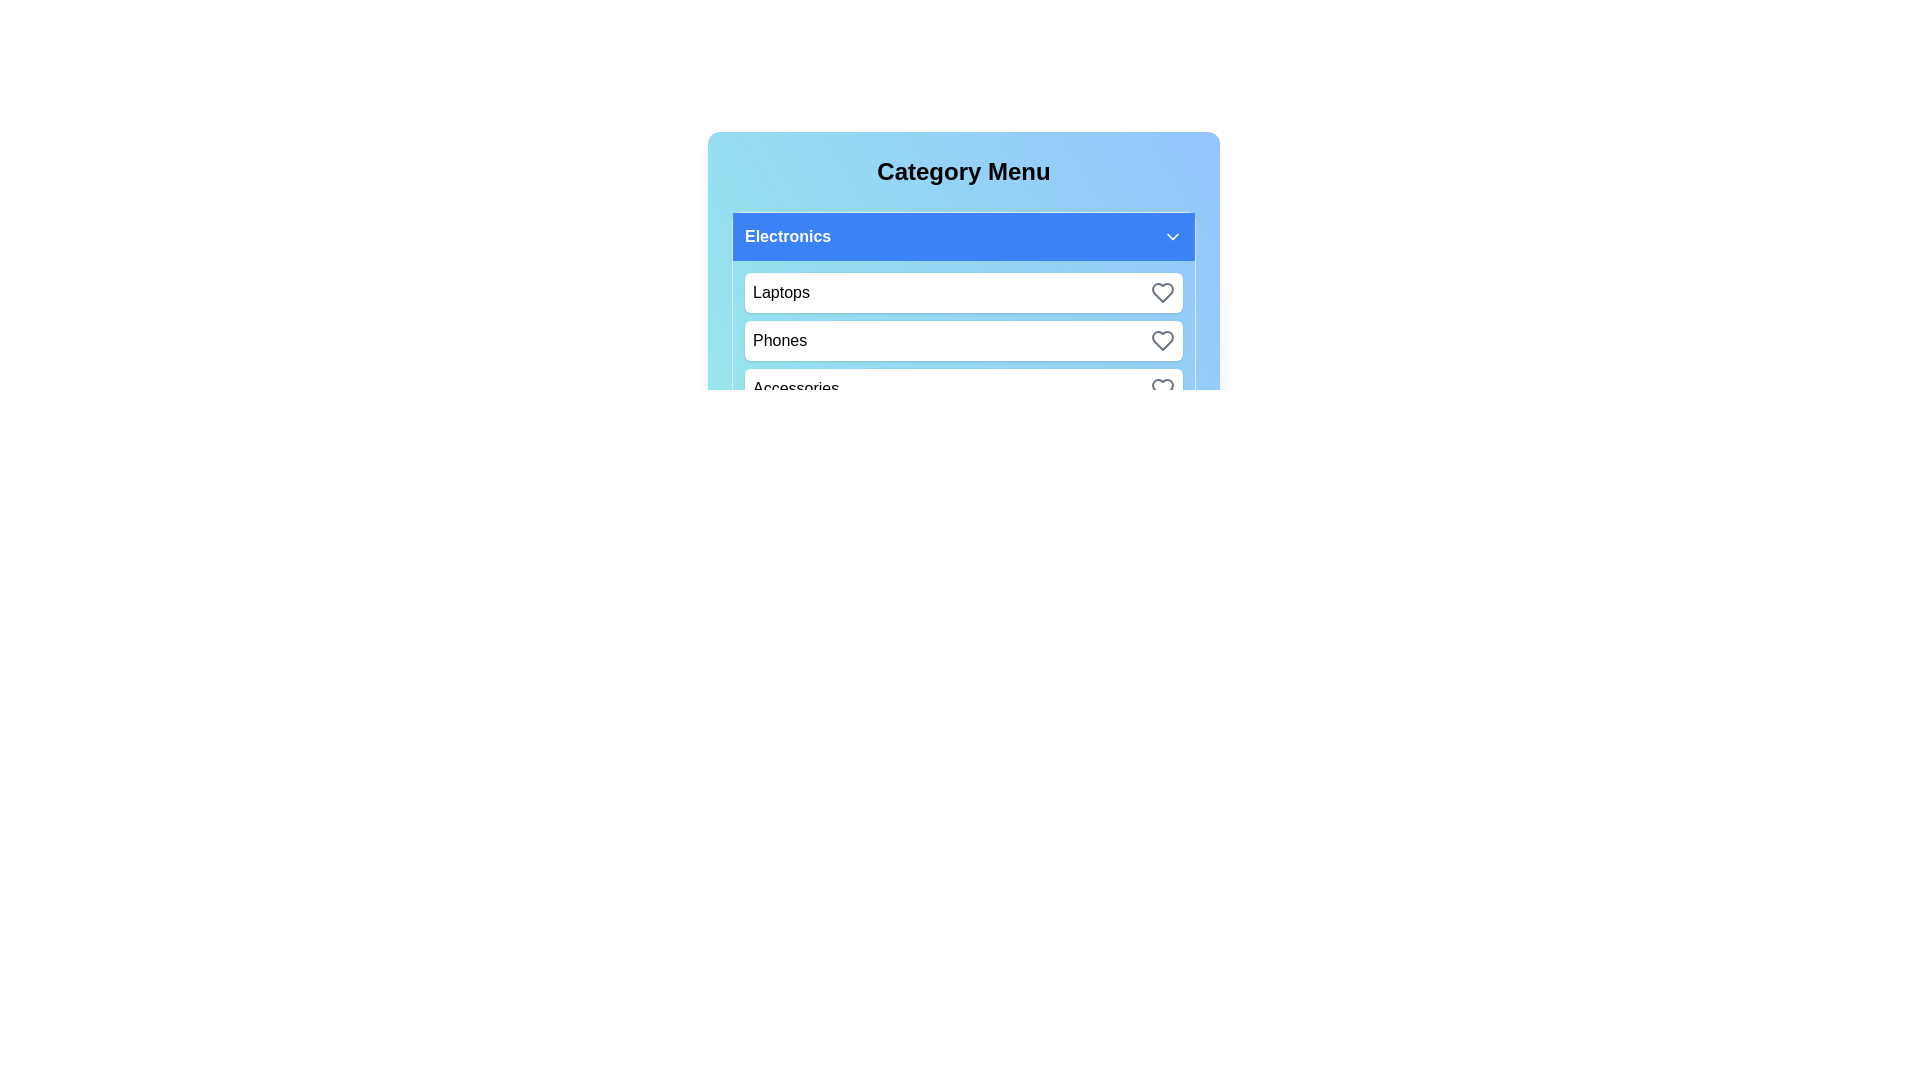  I want to click on the heart-shaped icon button located in the right-hand column of the 'Phones' row in the 'Category Menu' dropdown, so click(1162, 339).